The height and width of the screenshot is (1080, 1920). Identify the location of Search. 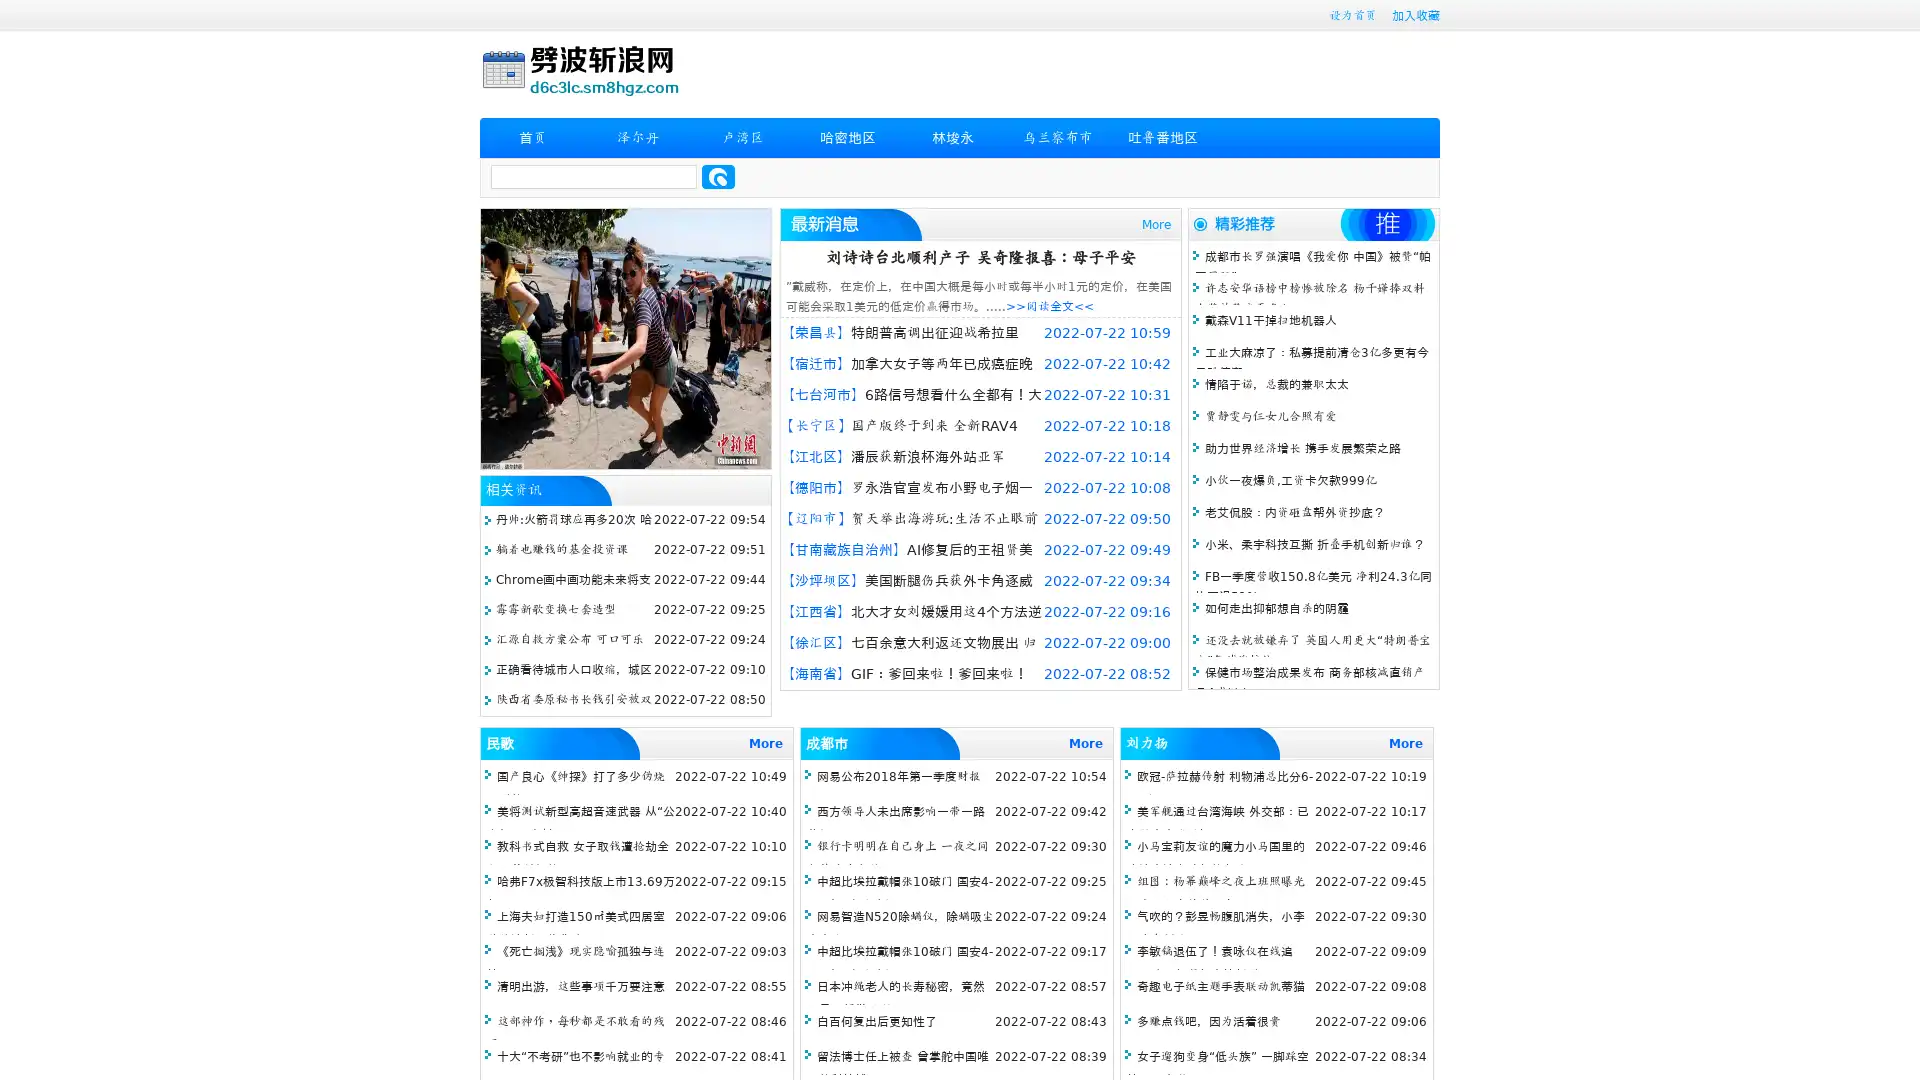
(718, 176).